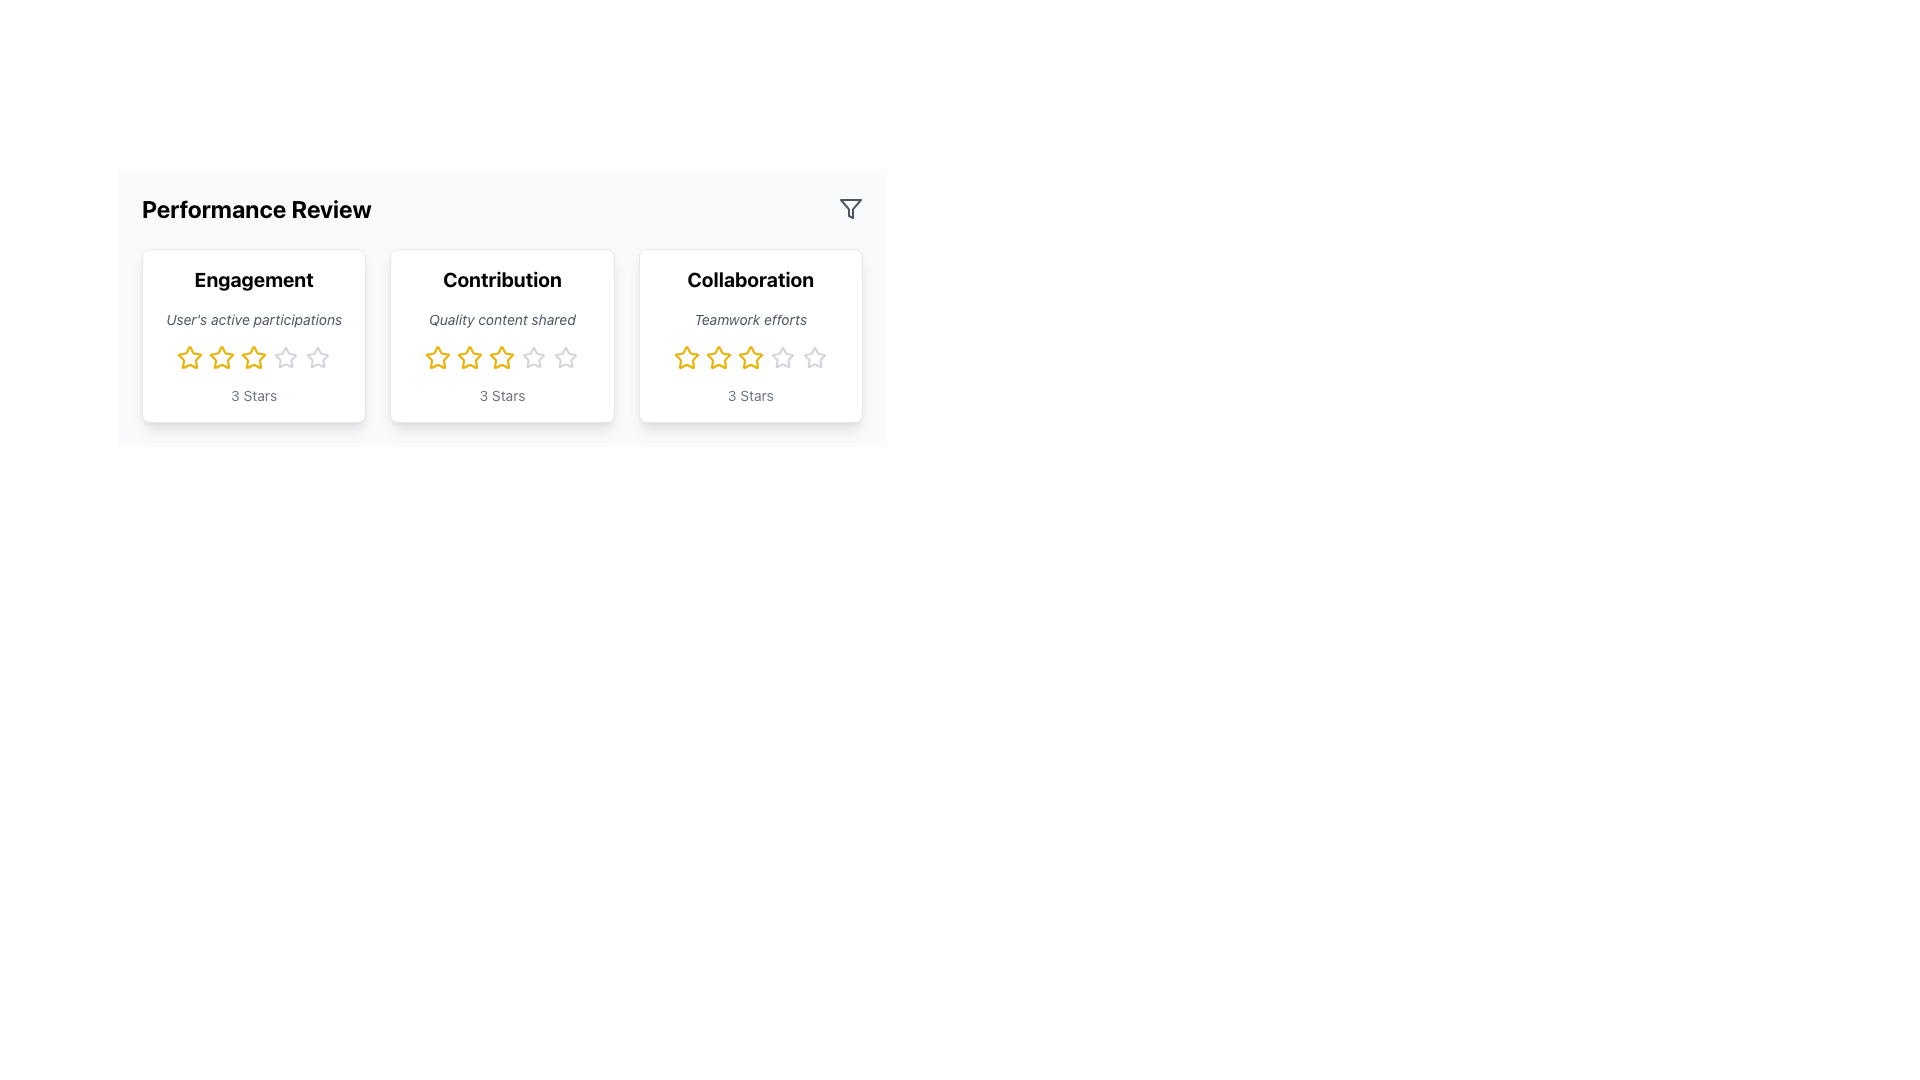 The width and height of the screenshot is (1920, 1080). I want to click on the fifth star icon in the rating system under the 'Collaboration' card in the 'Performance Review' section for visual feedback, so click(814, 356).